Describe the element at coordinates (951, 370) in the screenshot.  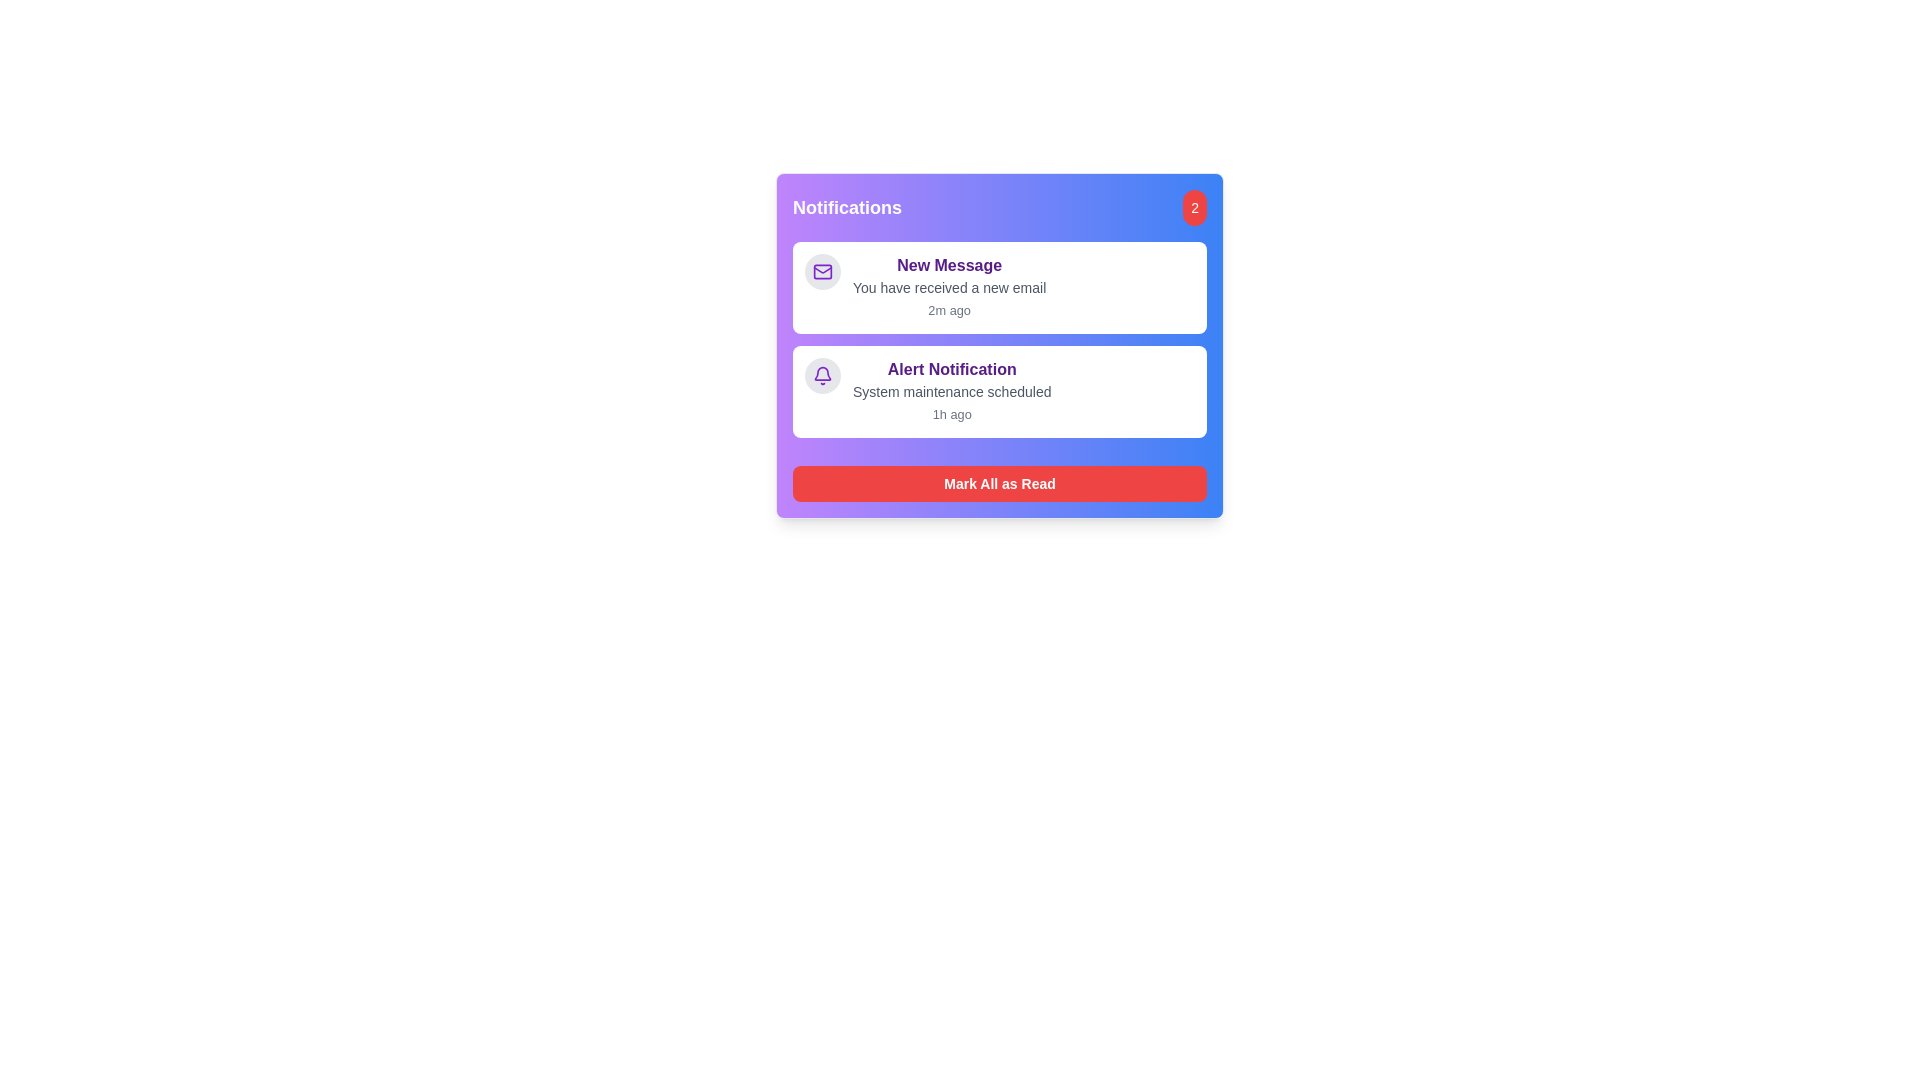
I see `the Text Label that serves as the title of the notification, located within the notification card, below the 'New Message' notification and above the 'Mark All as Read' button` at that location.